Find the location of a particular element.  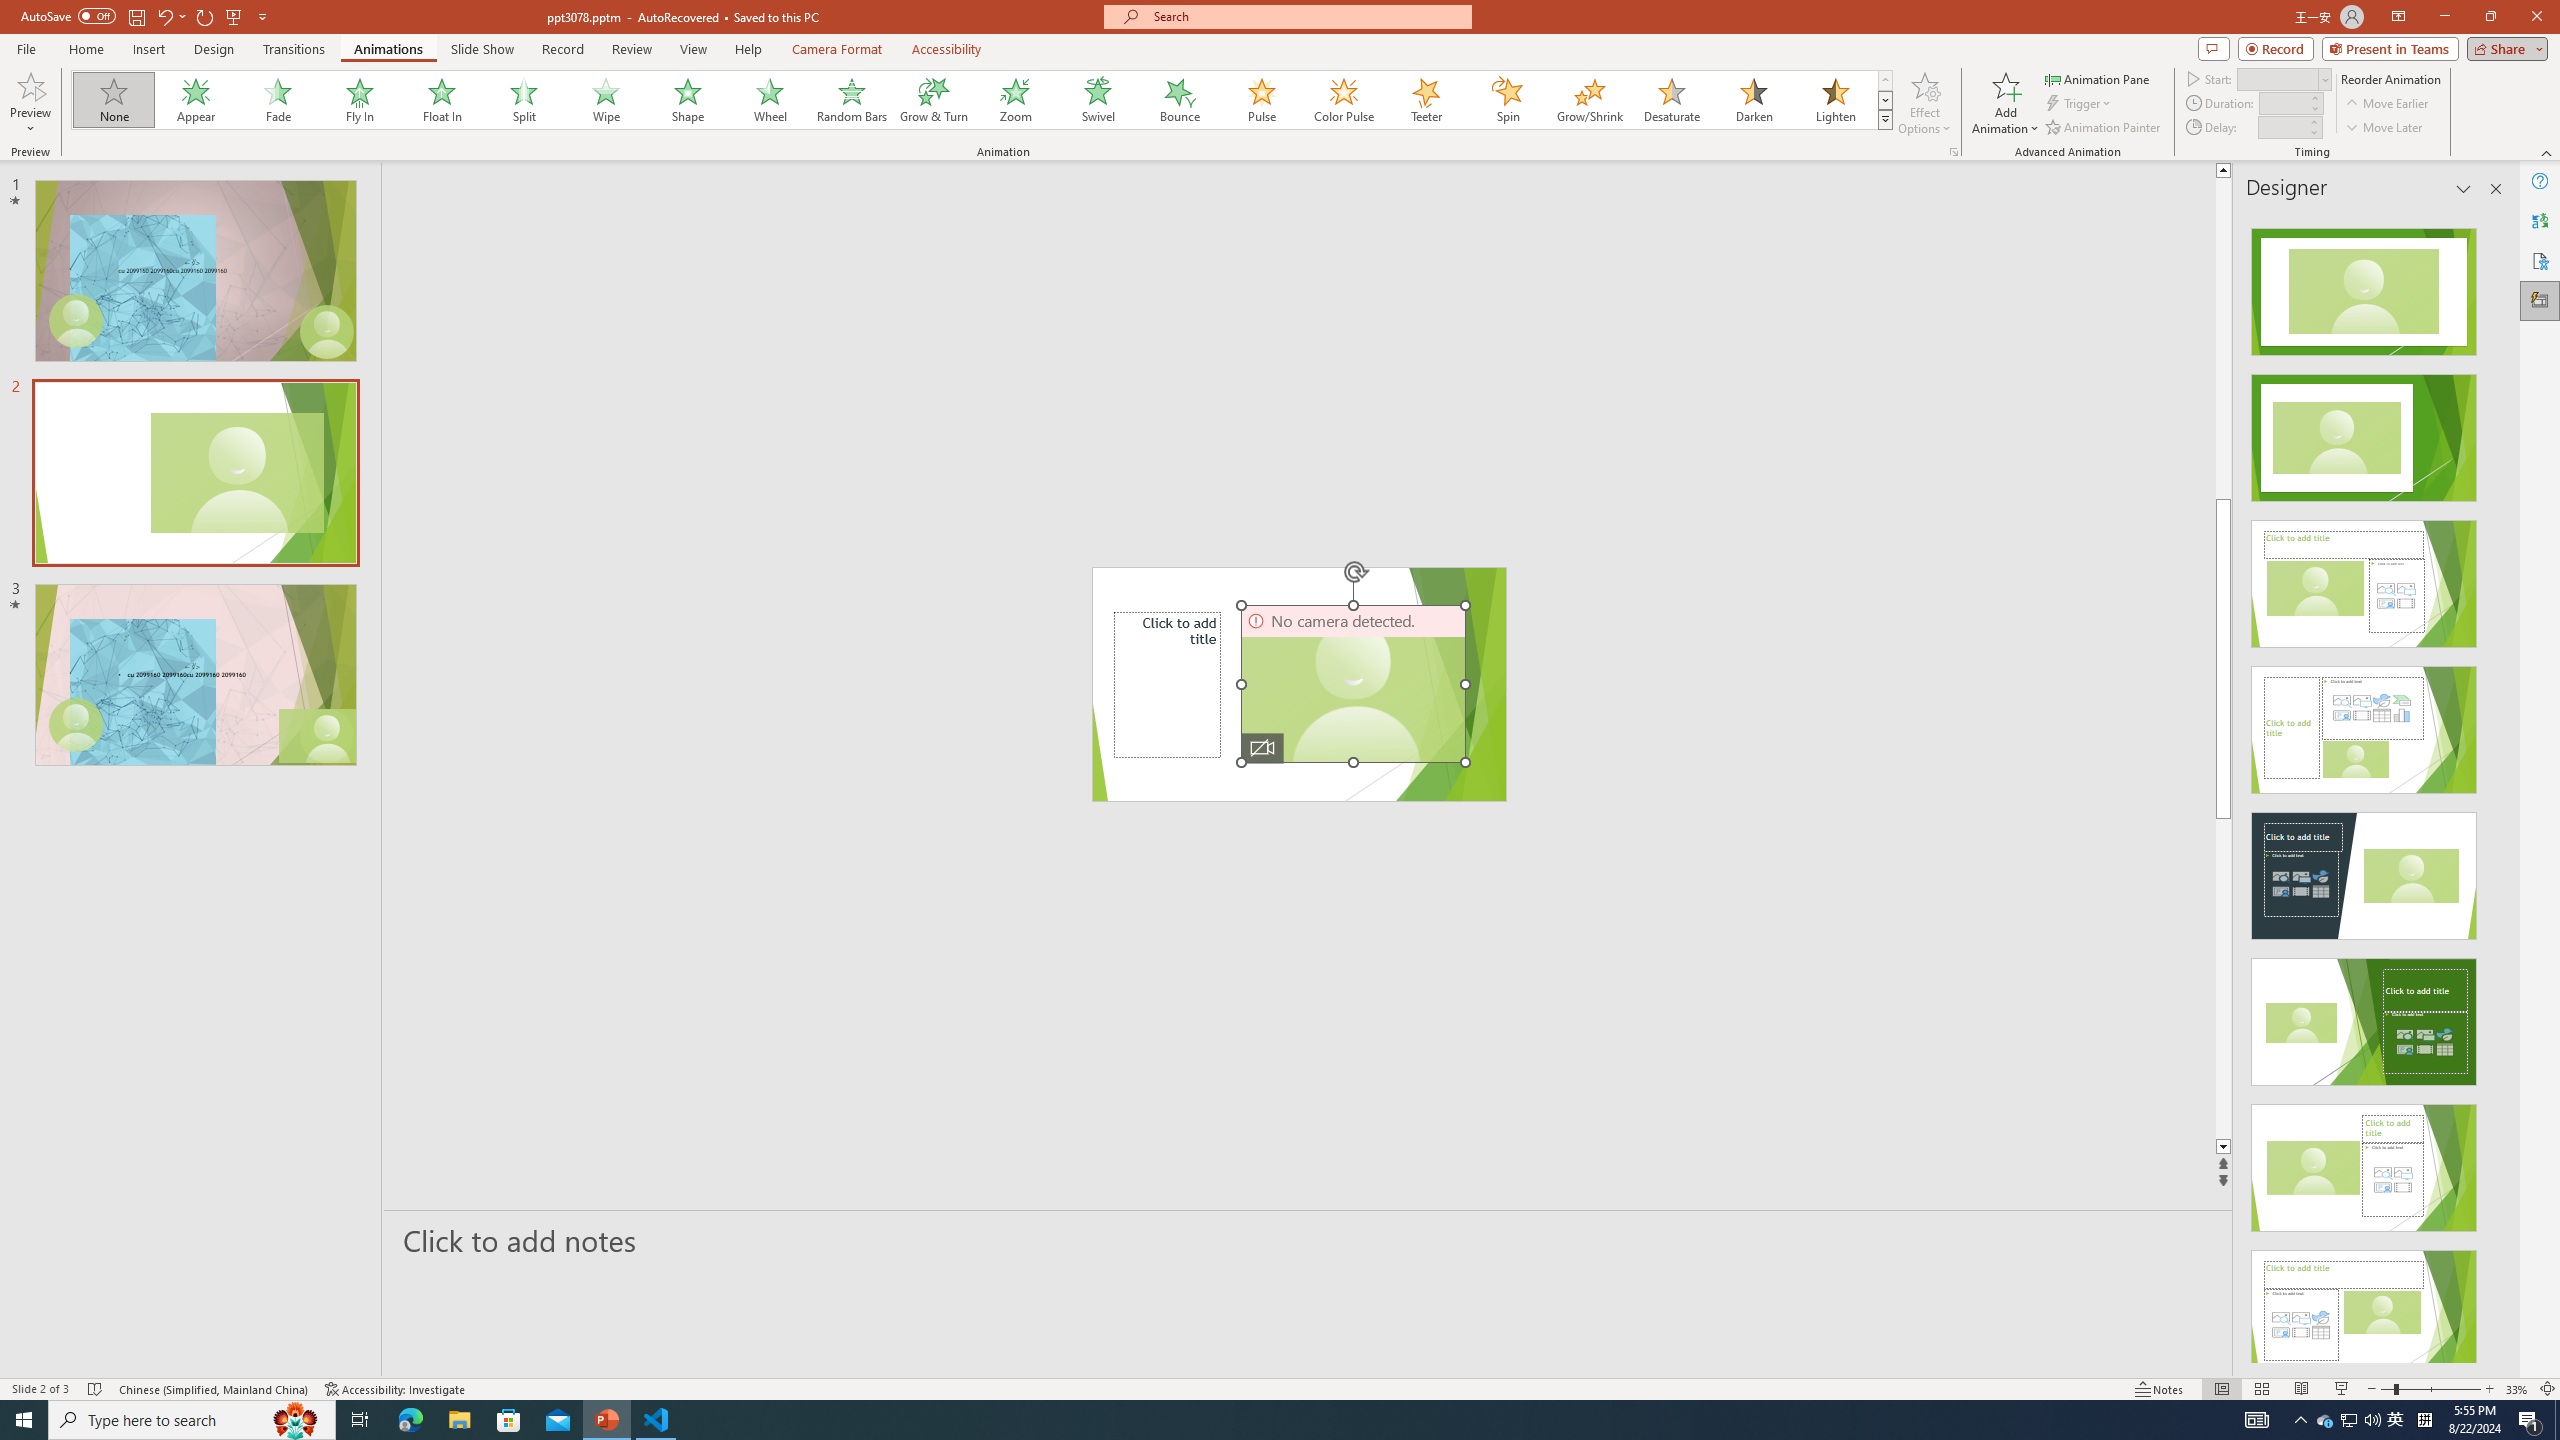

'Recommended Design: Design Idea' is located at coordinates (2364, 284).